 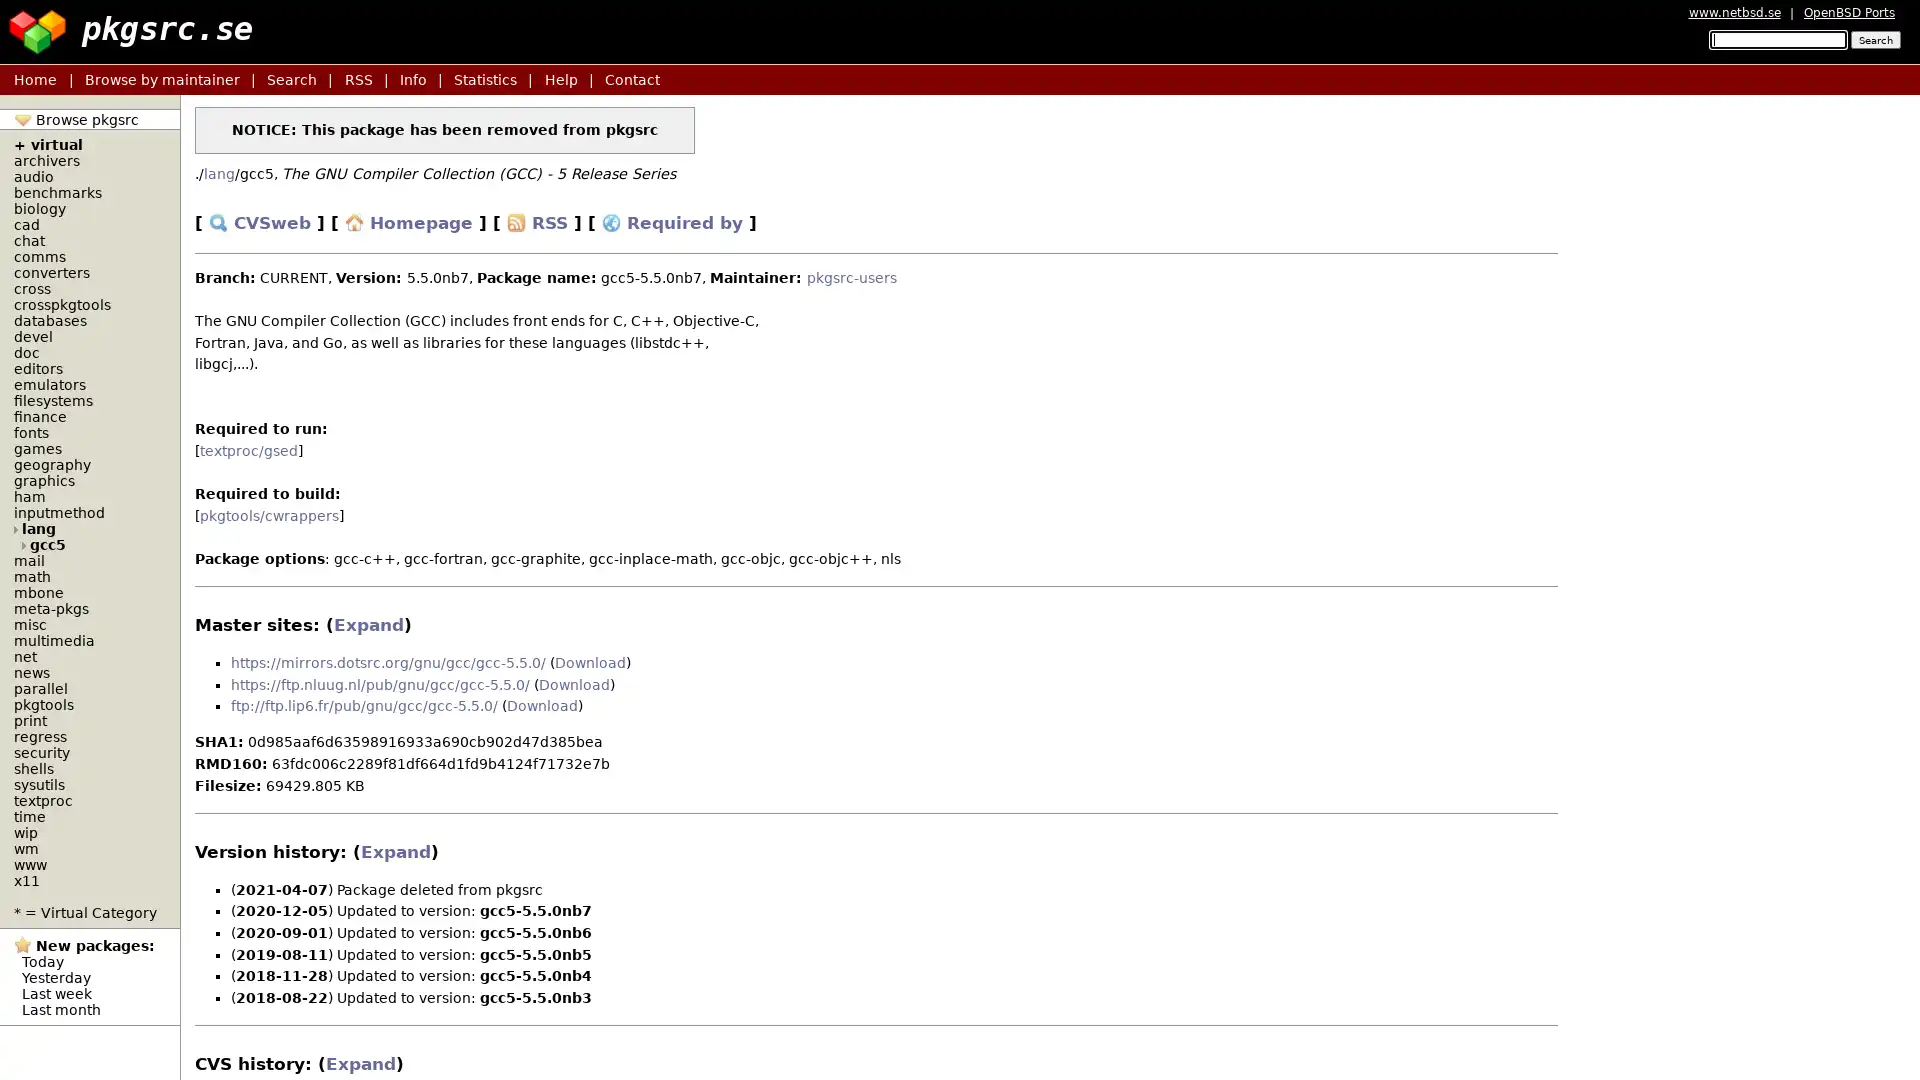 What do you see at coordinates (1874, 39) in the screenshot?
I see `Search` at bounding box center [1874, 39].